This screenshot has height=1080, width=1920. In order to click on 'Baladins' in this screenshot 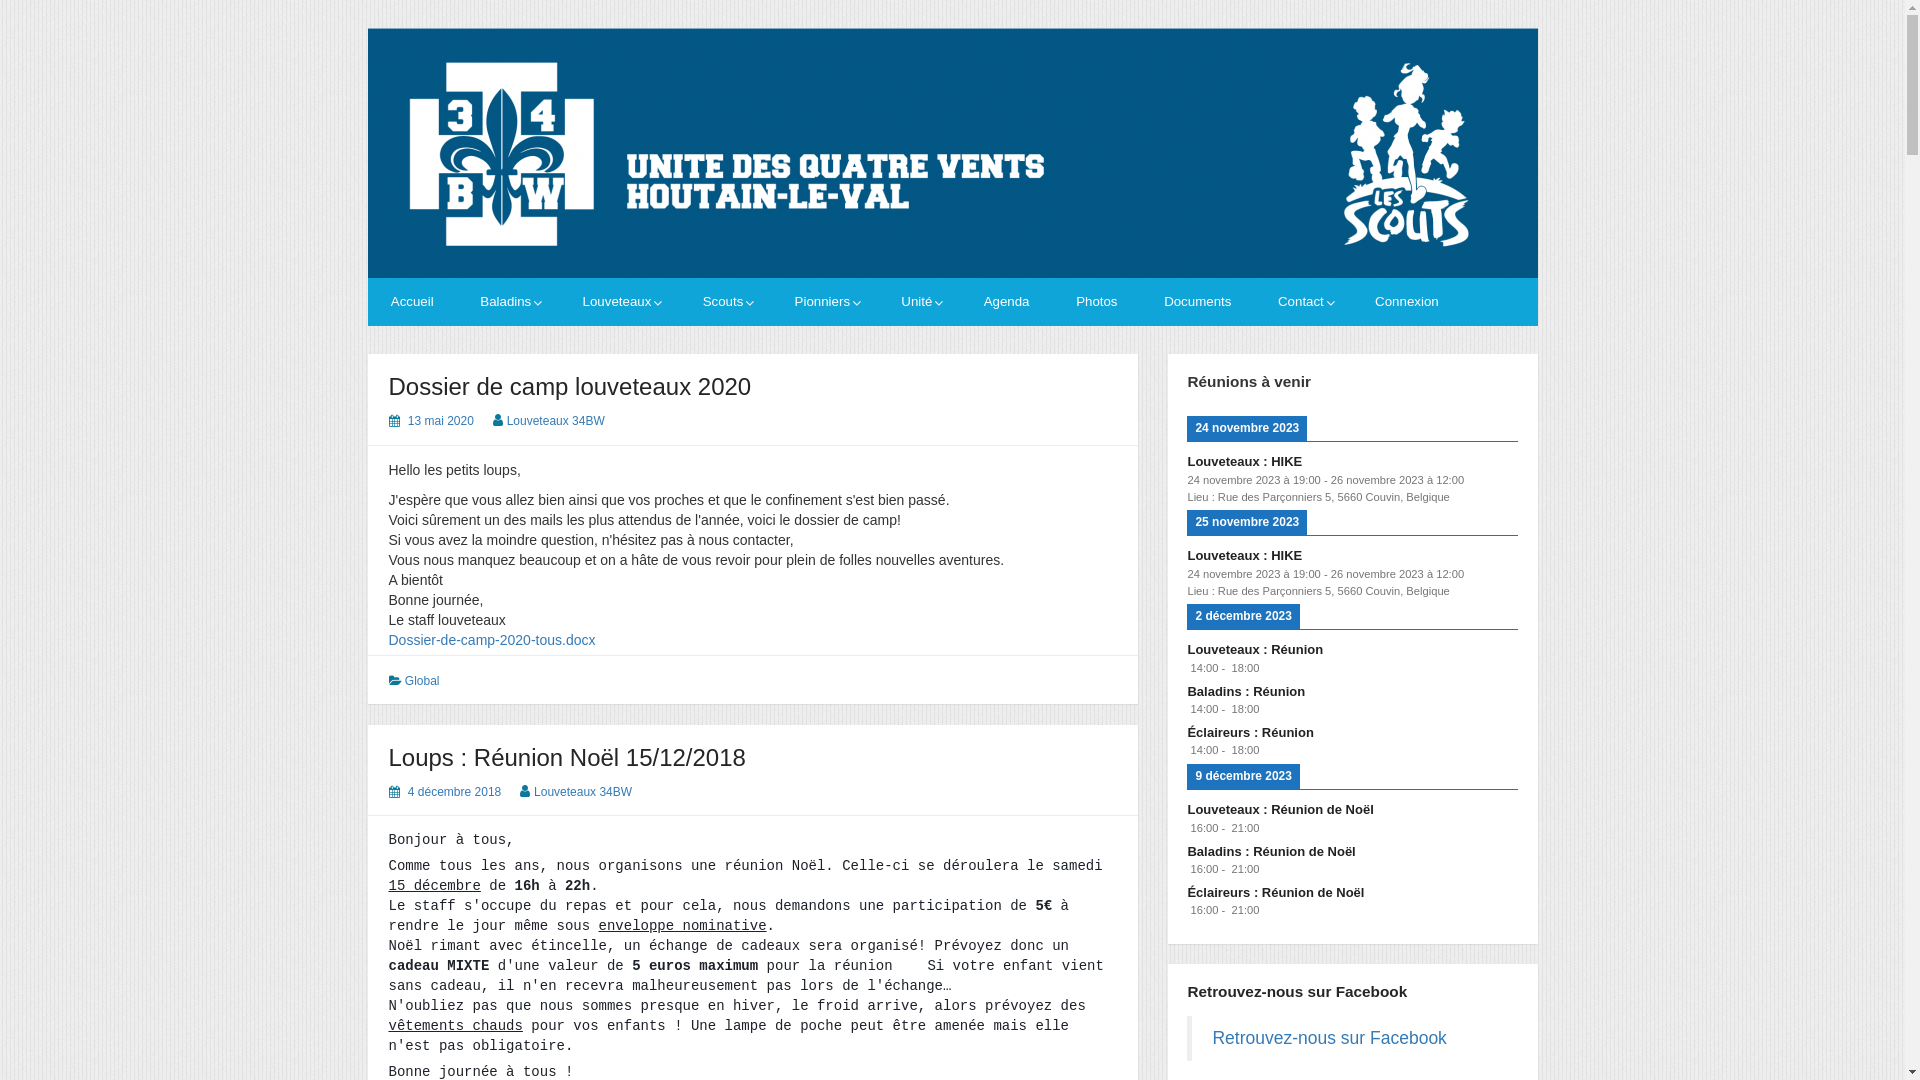, I will do `click(465, 301)`.